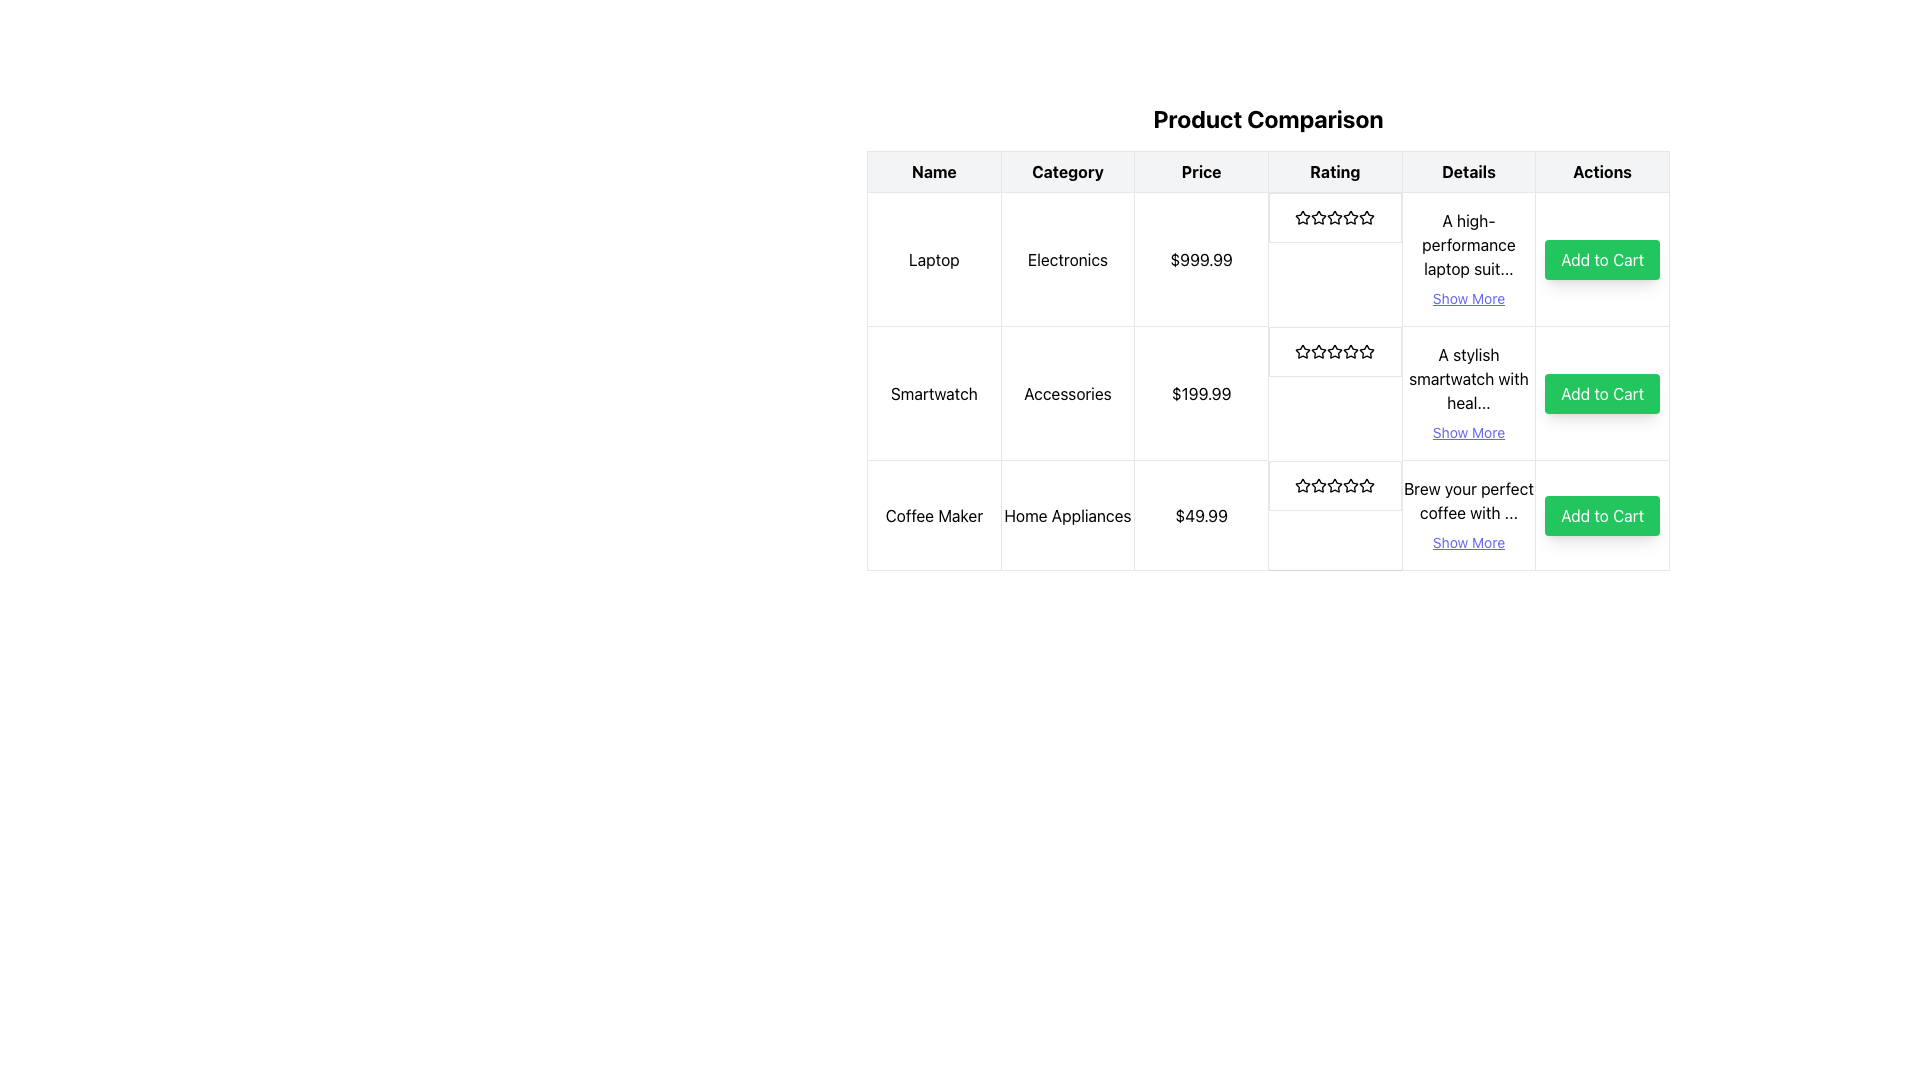 This screenshot has height=1080, width=1920. Describe the element at coordinates (1319, 485) in the screenshot. I see `the third star in the five-star rating system for the 'Coffee Maker' to rate it` at that location.